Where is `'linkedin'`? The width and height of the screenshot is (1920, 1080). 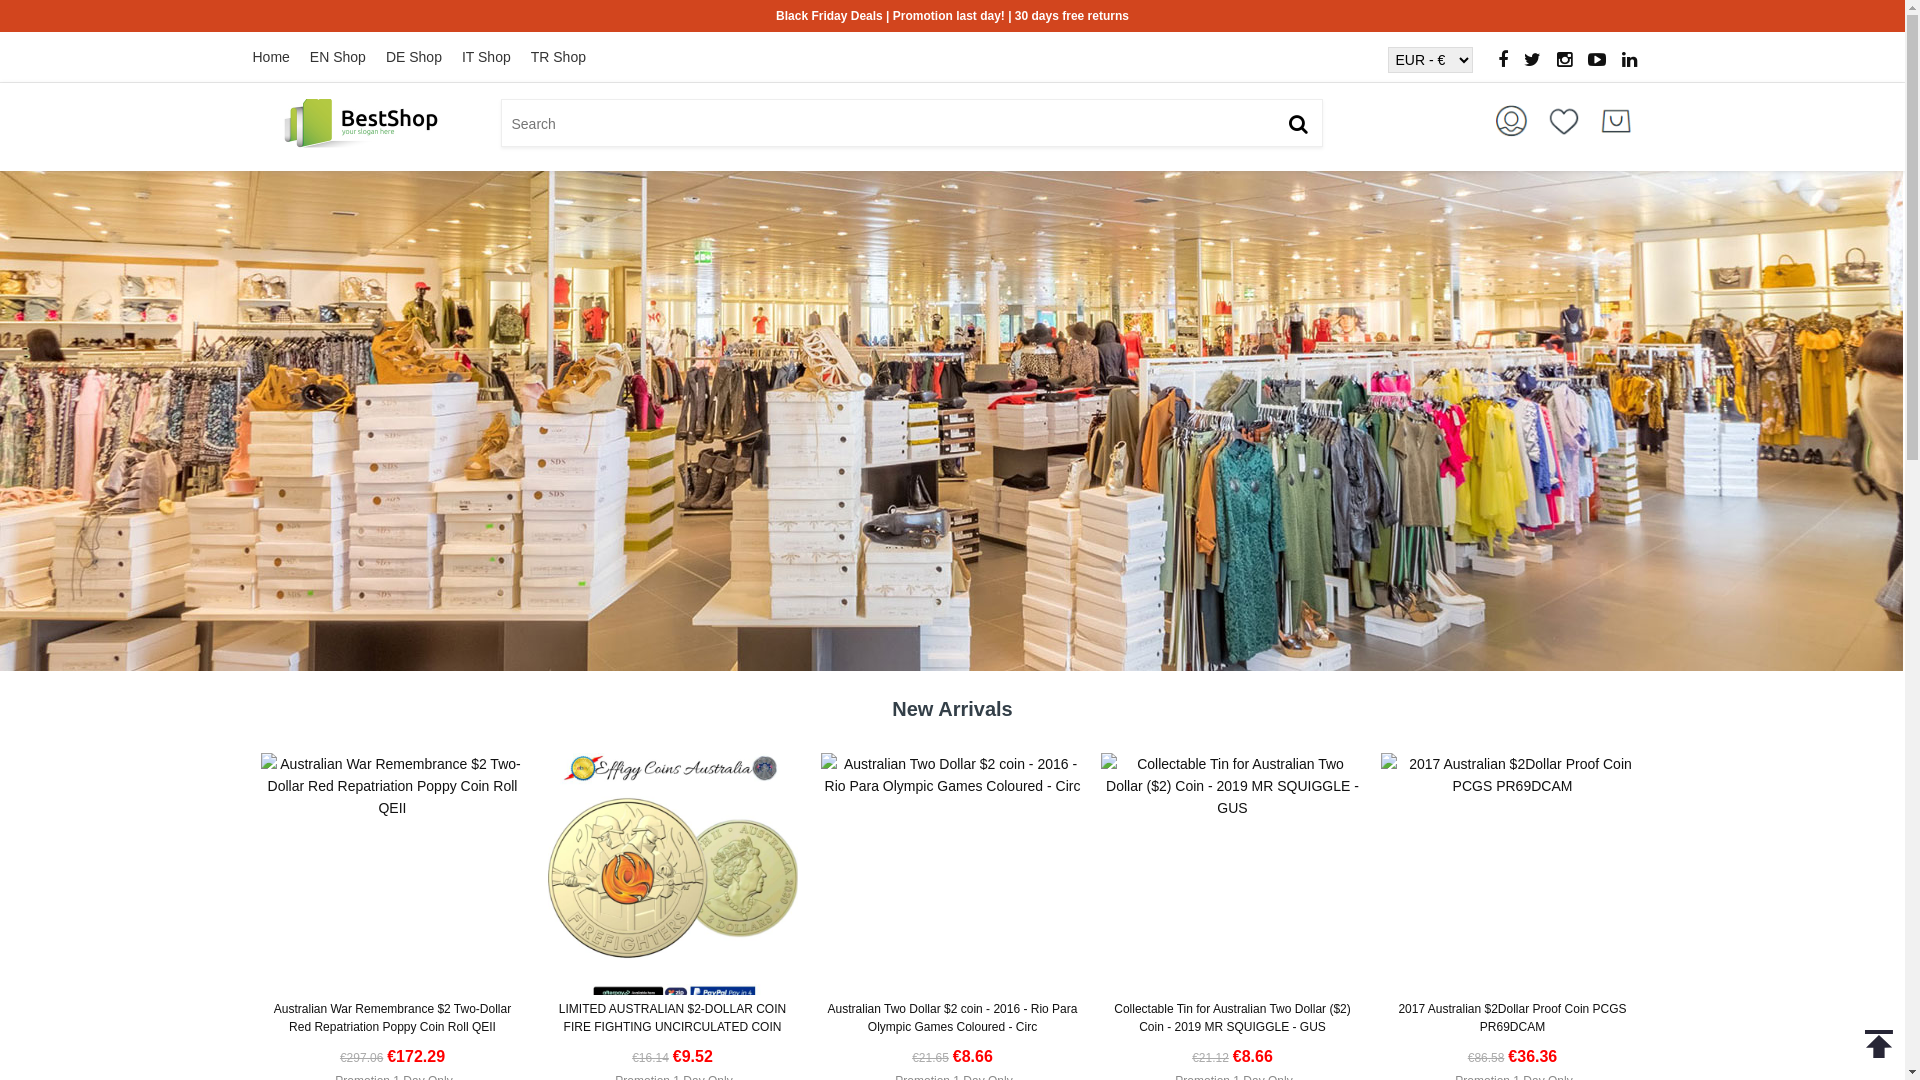 'linkedin' is located at coordinates (1629, 60).